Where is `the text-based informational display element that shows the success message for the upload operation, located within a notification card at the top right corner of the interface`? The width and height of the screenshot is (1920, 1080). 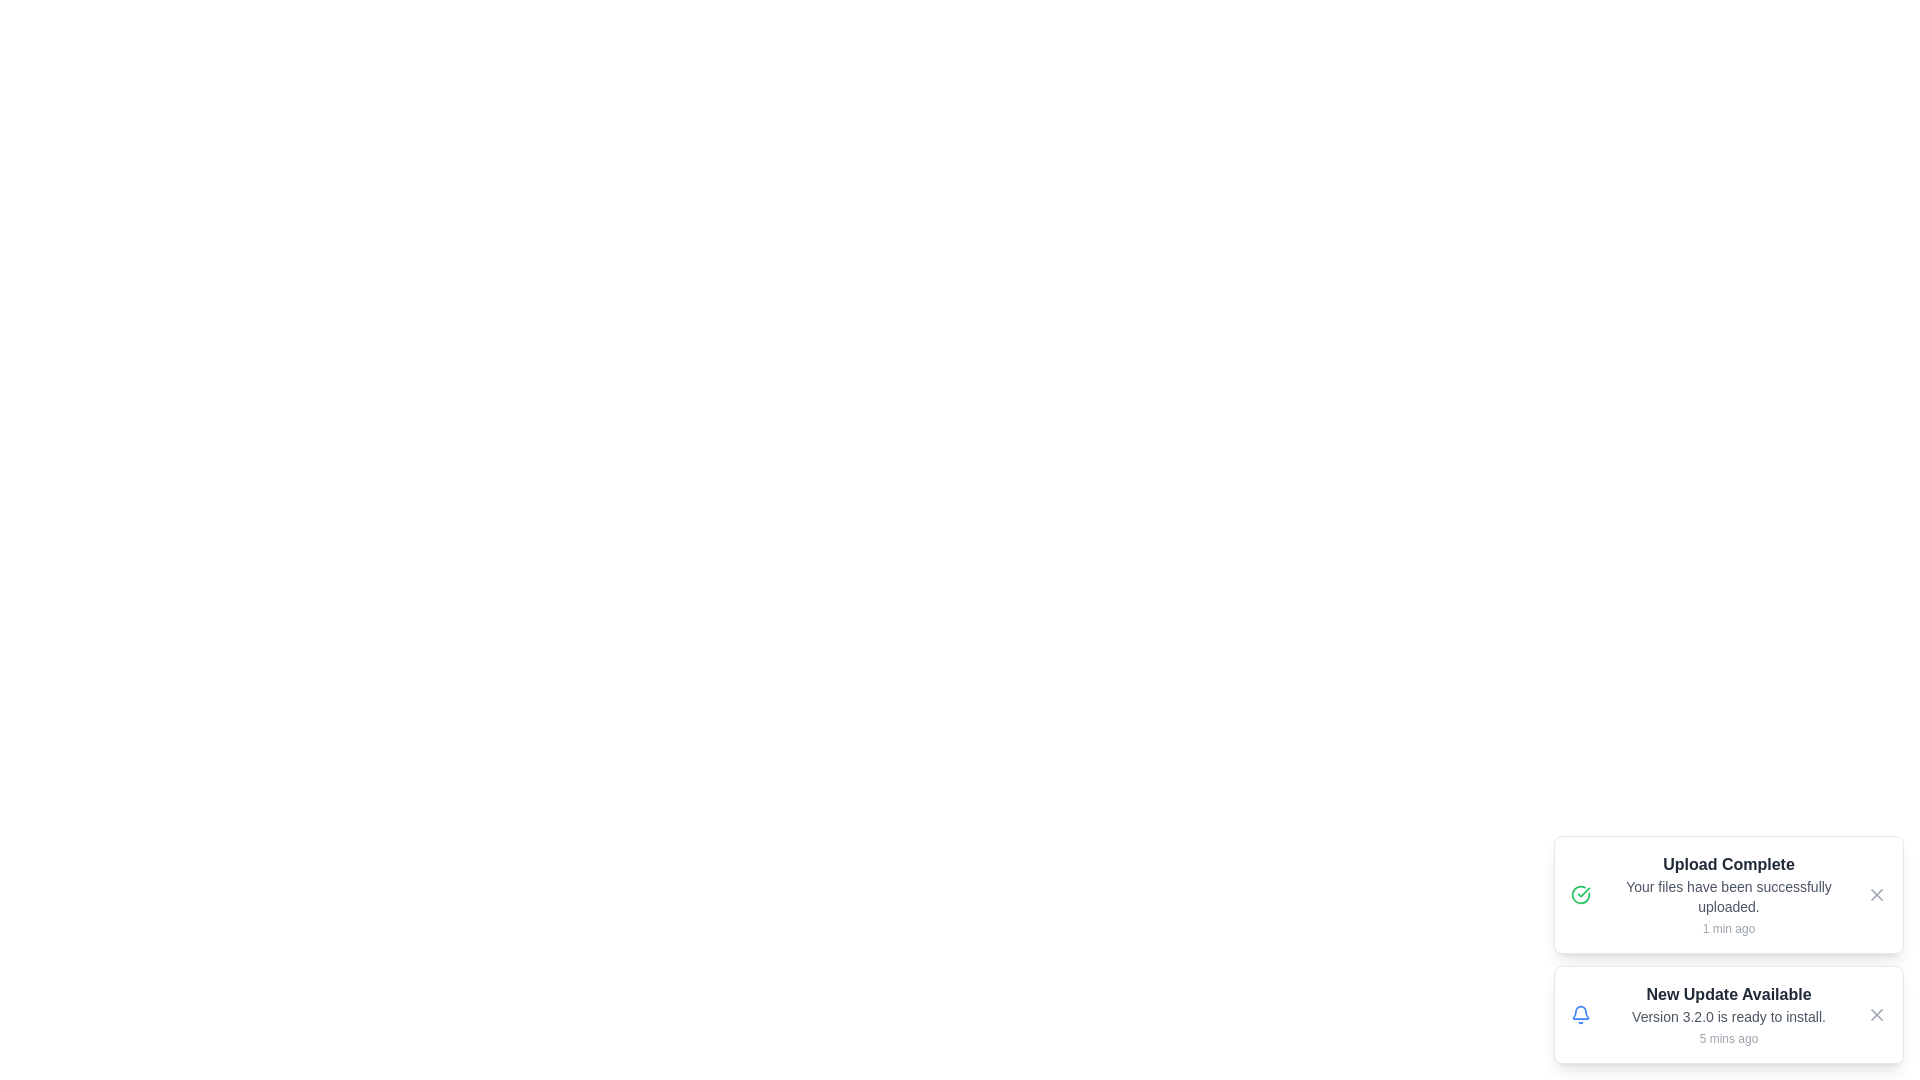
the text-based informational display element that shows the success message for the upload operation, located within a notification card at the top right corner of the interface is located at coordinates (1727, 893).